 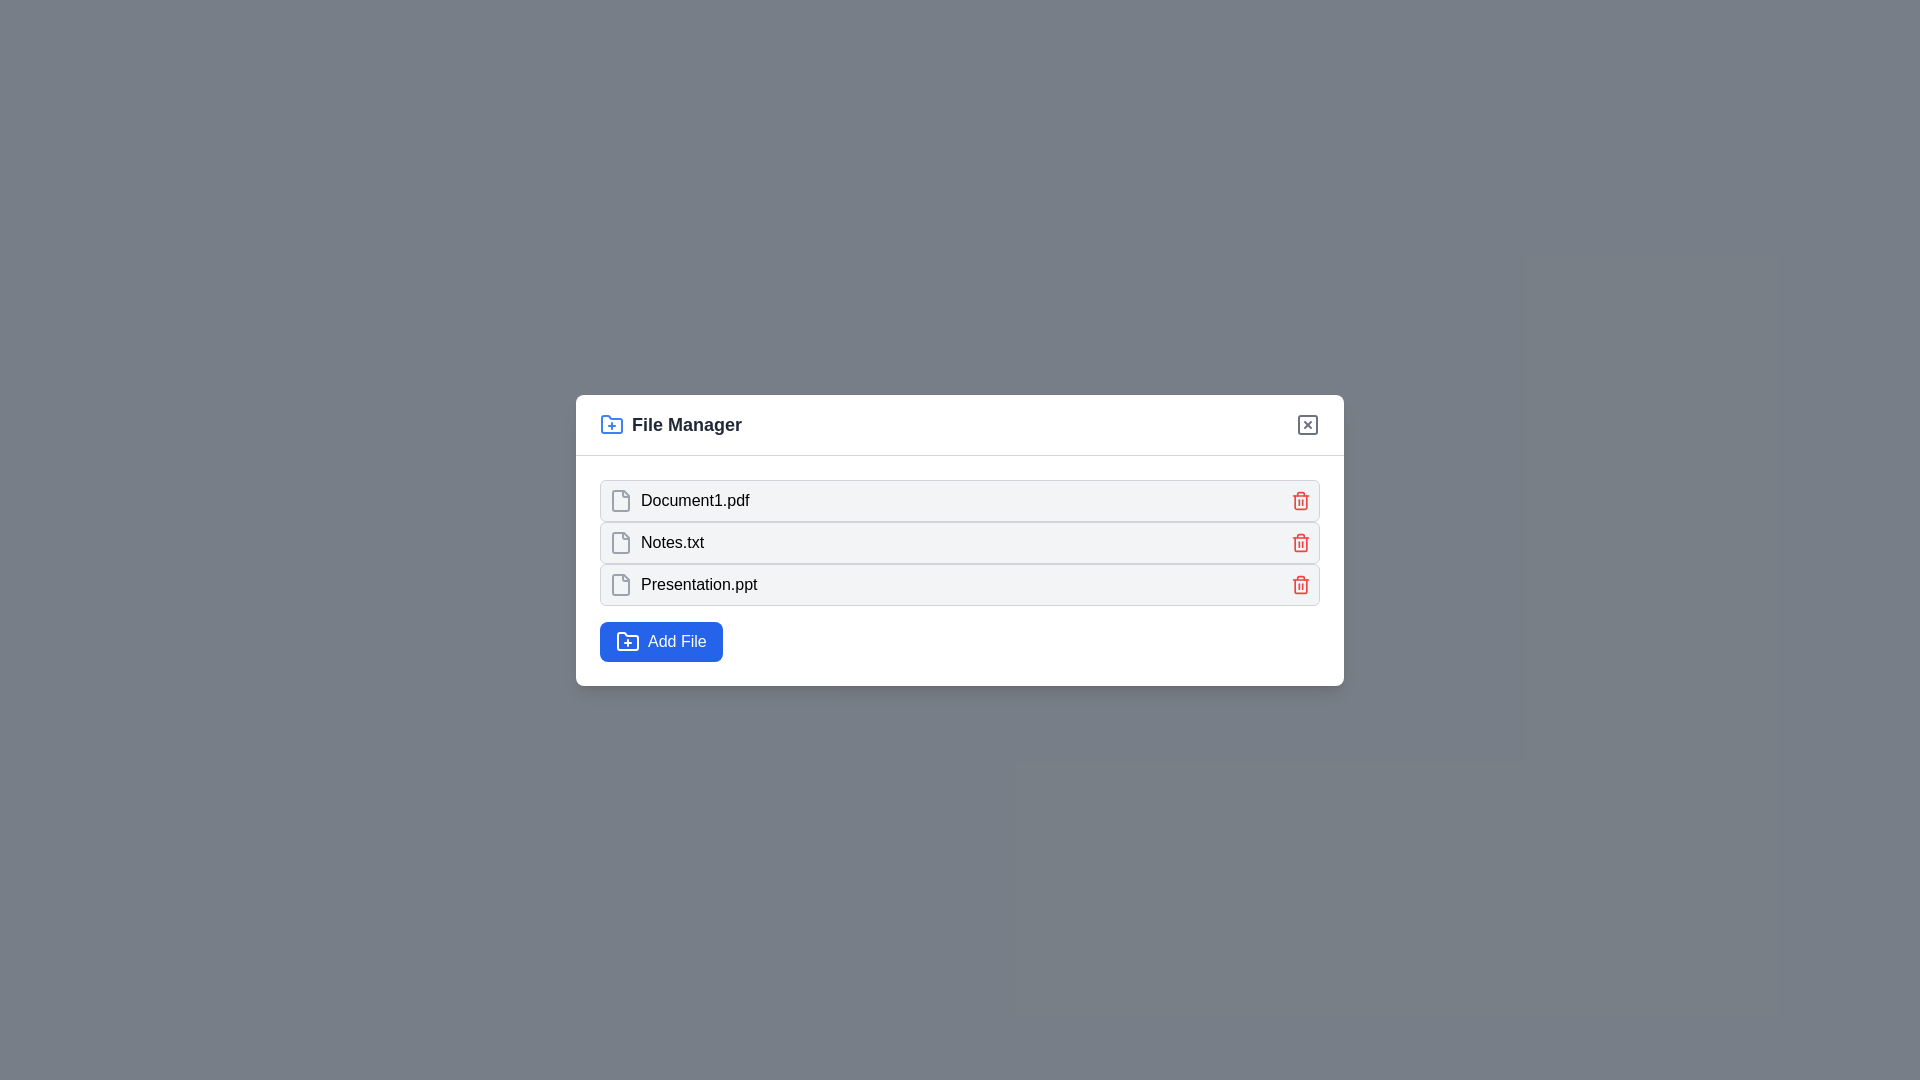 What do you see at coordinates (960, 542) in the screenshot?
I see `the file entry representing 'Notes.txt' in the file listing within the File Manager` at bounding box center [960, 542].